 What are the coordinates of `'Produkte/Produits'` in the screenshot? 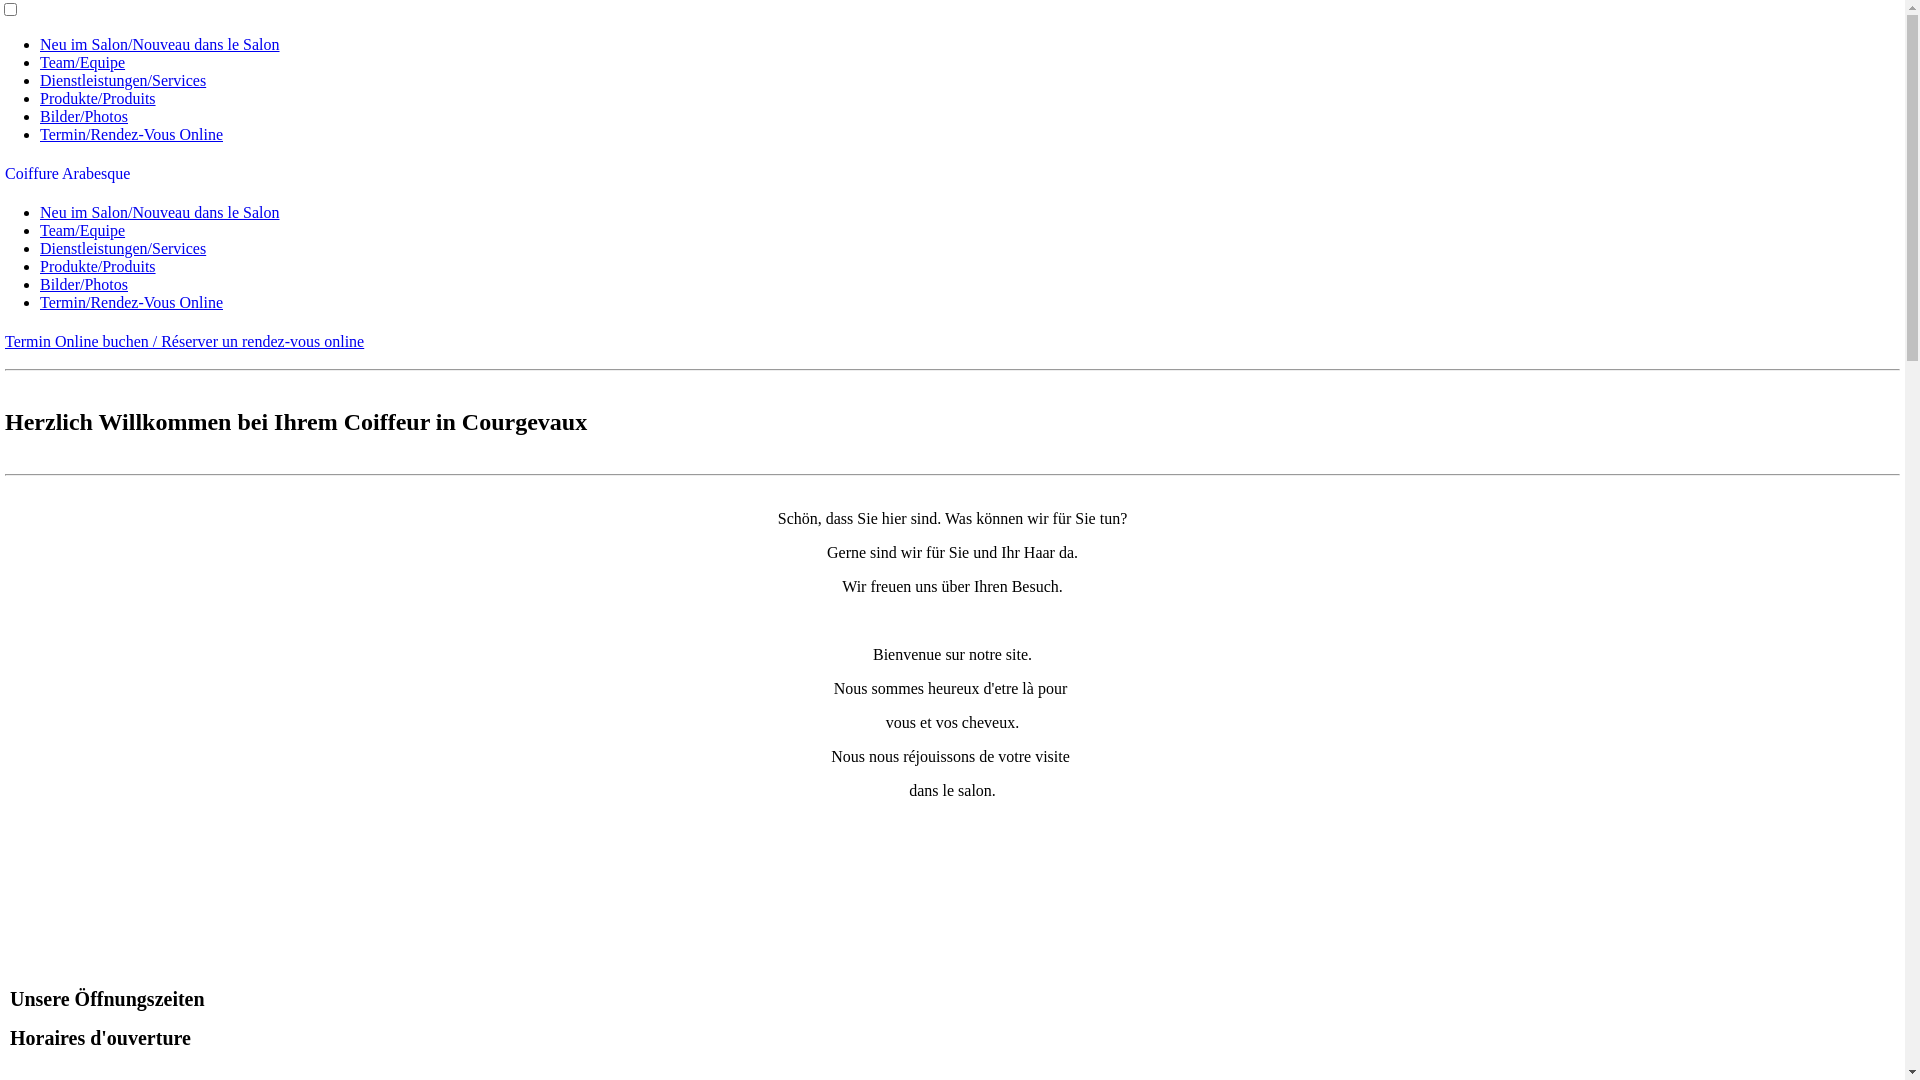 It's located at (39, 265).